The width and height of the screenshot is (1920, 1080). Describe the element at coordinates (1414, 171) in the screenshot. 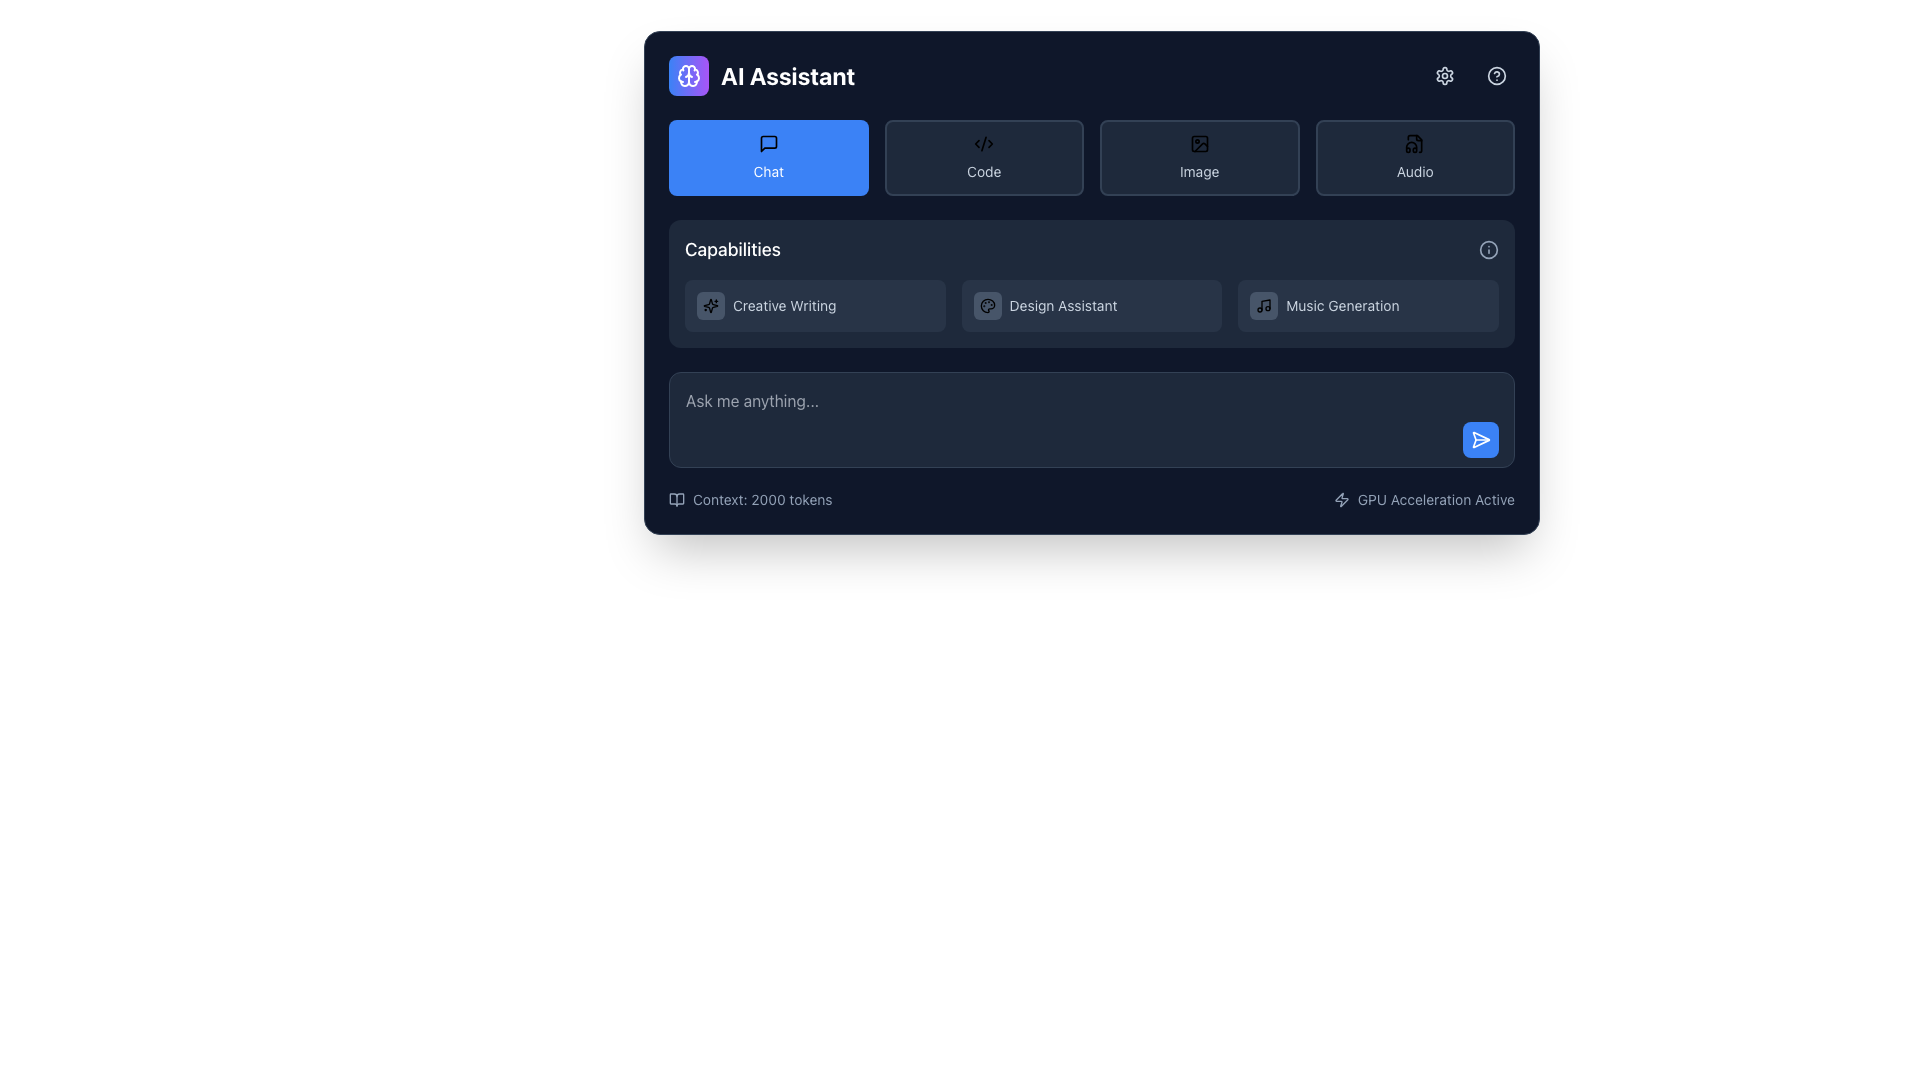

I see `the small textual label reading 'Audio' that is part of the user interface section dedicated to features or categories` at that location.